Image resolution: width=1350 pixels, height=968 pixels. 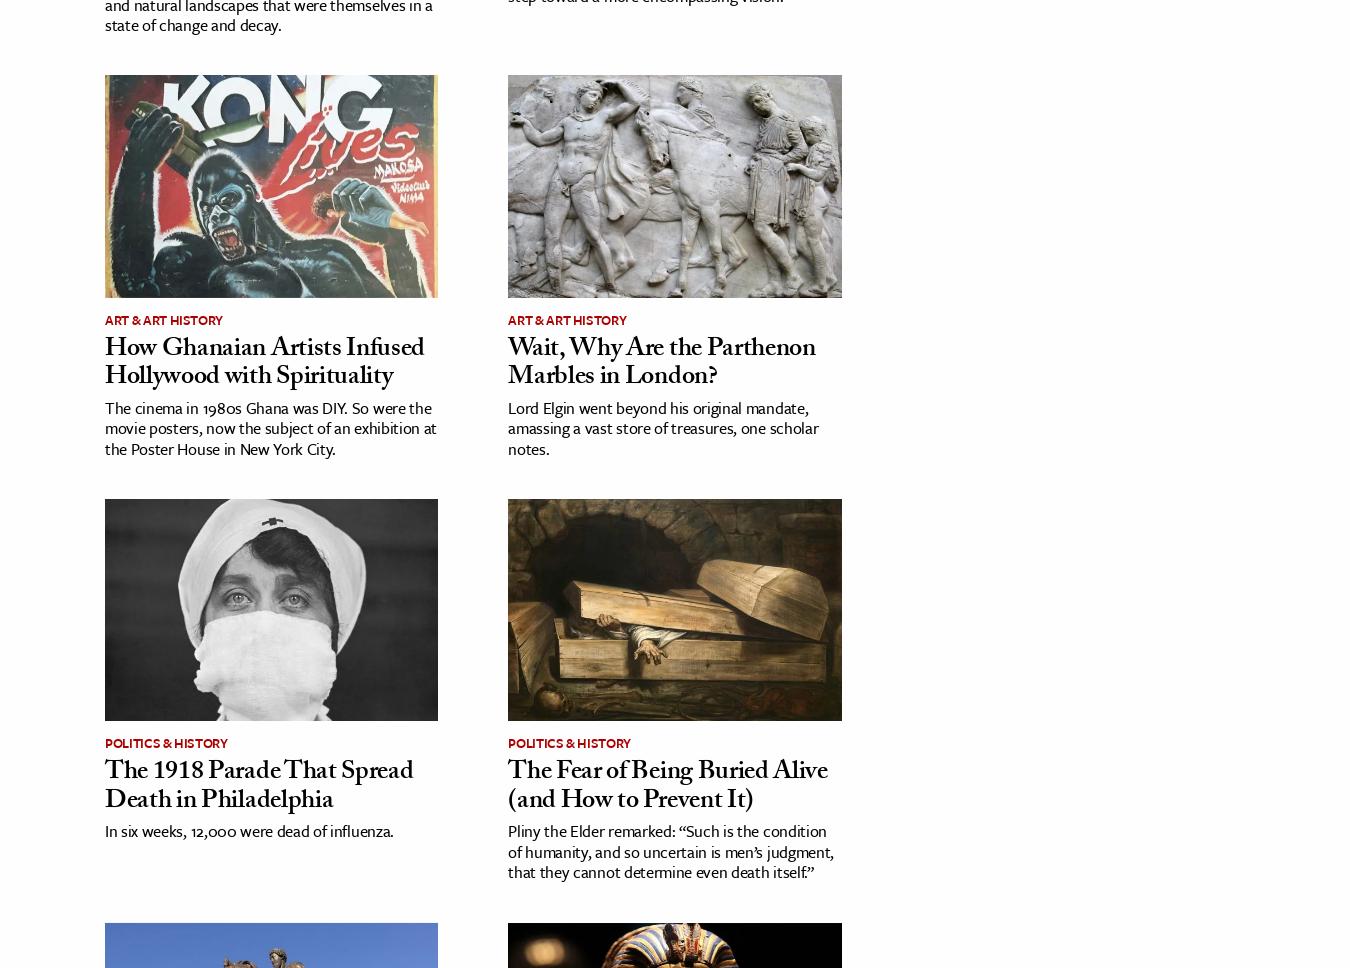 What do you see at coordinates (662, 427) in the screenshot?
I see `'Lord Elgin went beyond his original mandate, amassing a vast store of treasures, one scholar notes.'` at bounding box center [662, 427].